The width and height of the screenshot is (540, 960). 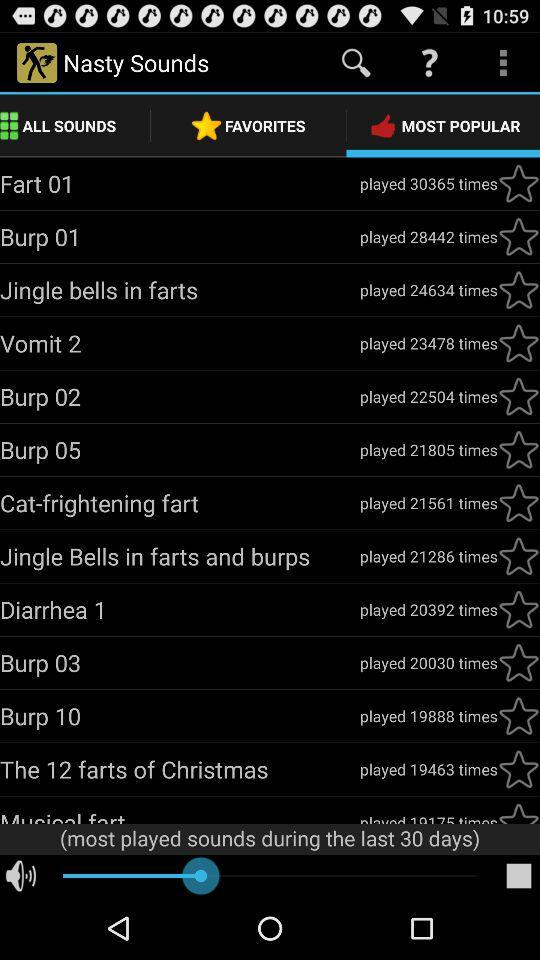 I want to click on icon above most played sounds, so click(x=427, y=817).